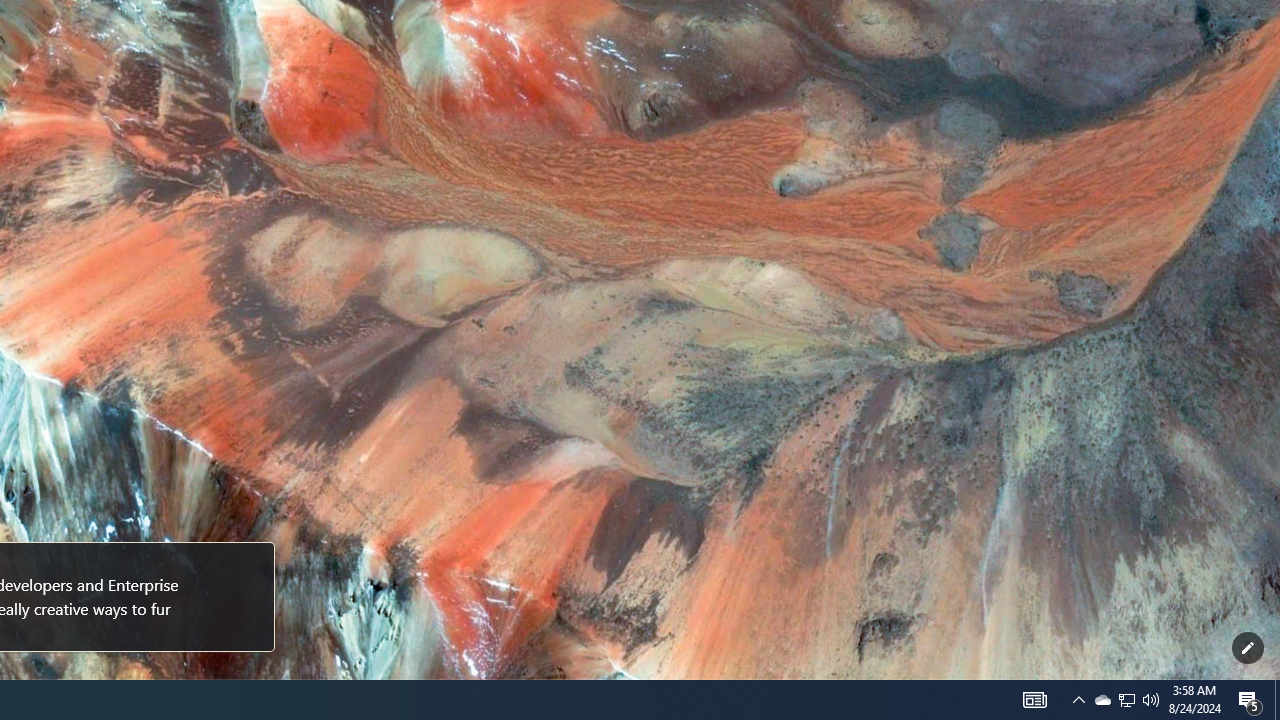 This screenshot has width=1280, height=720. What do you see at coordinates (1247, 648) in the screenshot?
I see `'Customize this page'` at bounding box center [1247, 648].